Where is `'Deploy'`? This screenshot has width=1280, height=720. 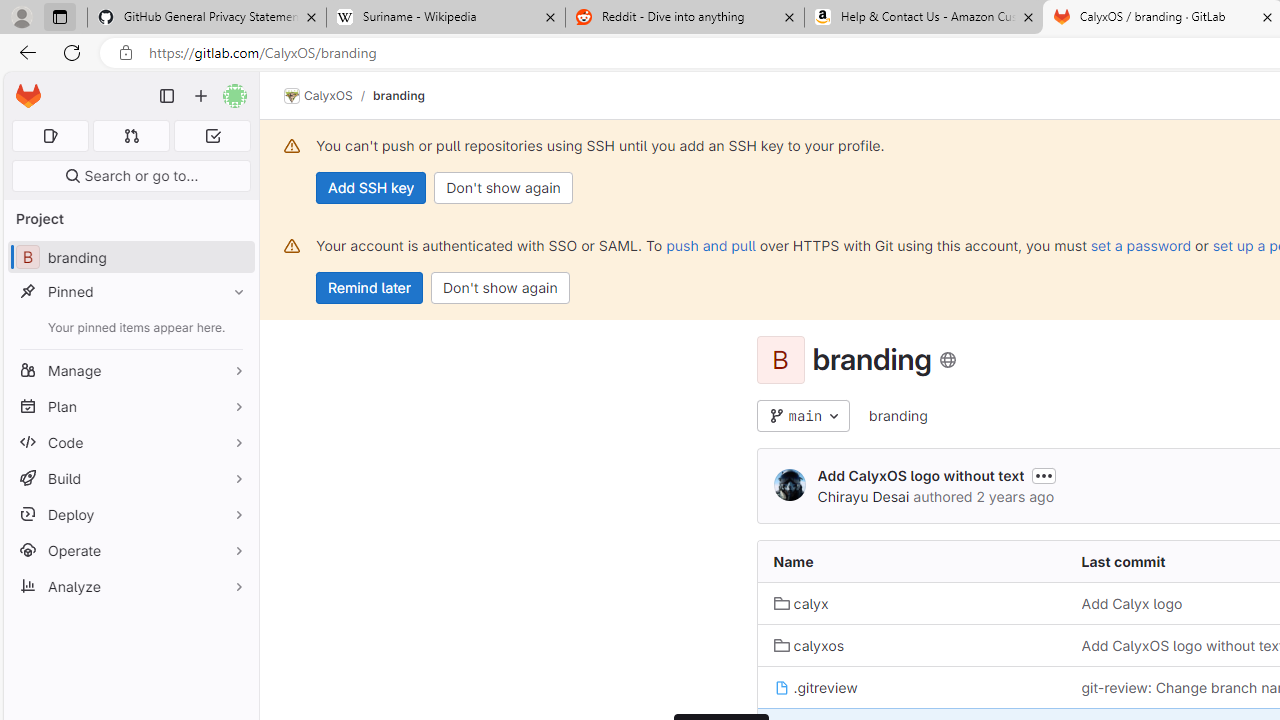
'Deploy' is located at coordinates (130, 513).